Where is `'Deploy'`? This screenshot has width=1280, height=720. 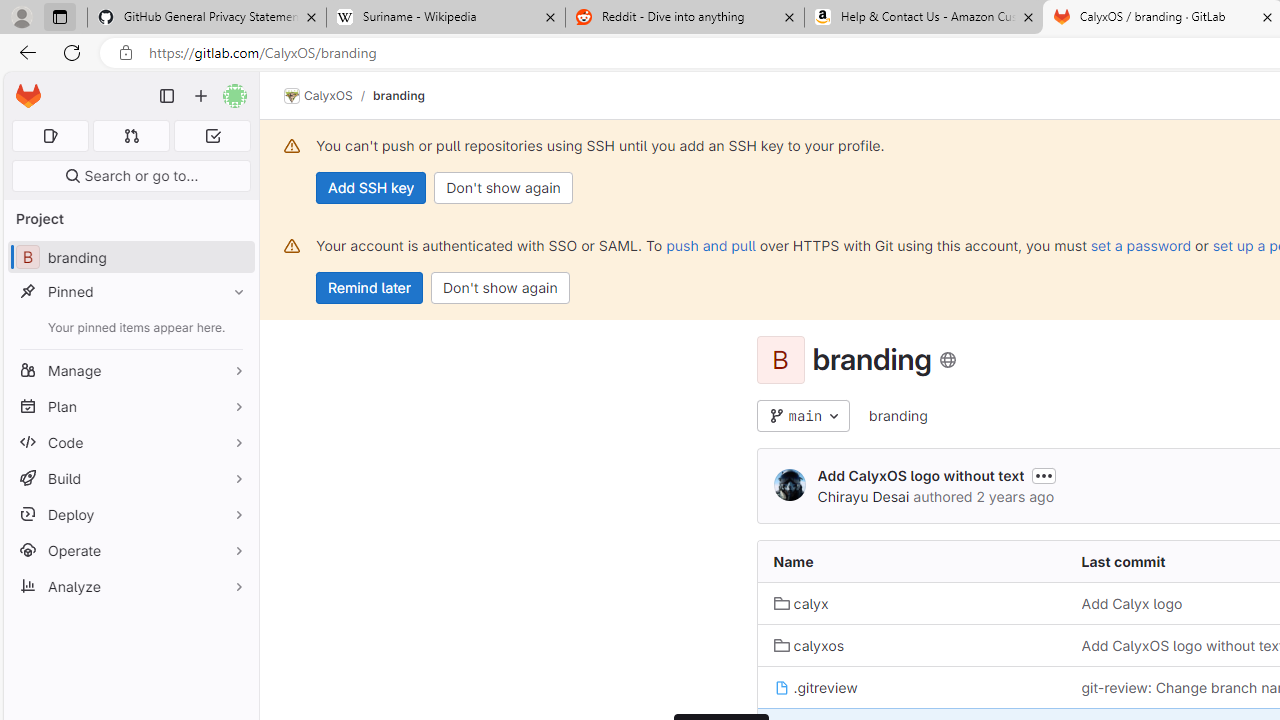
'Deploy' is located at coordinates (130, 513).